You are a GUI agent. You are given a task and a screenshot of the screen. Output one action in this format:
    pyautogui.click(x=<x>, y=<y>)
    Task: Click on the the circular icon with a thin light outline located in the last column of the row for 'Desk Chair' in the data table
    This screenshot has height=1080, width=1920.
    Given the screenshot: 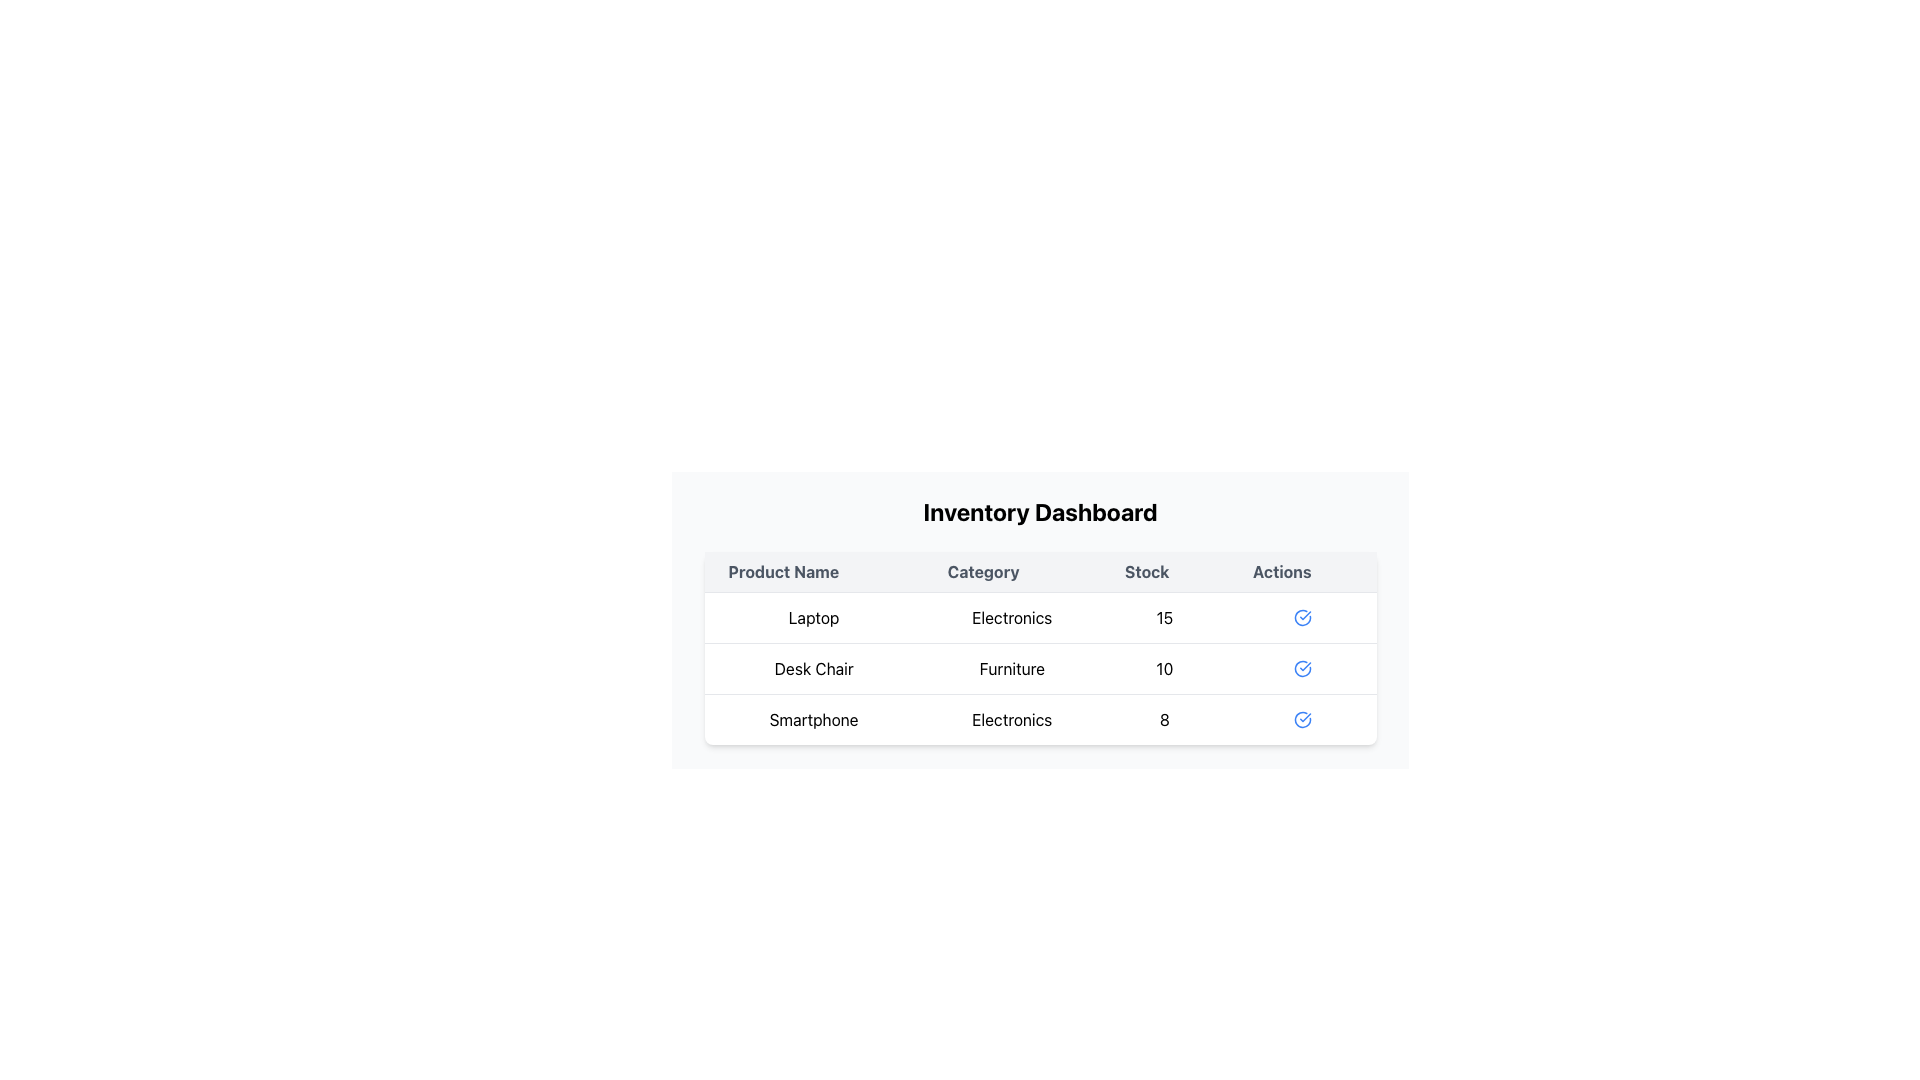 What is the action you would take?
    pyautogui.click(x=1302, y=668)
    